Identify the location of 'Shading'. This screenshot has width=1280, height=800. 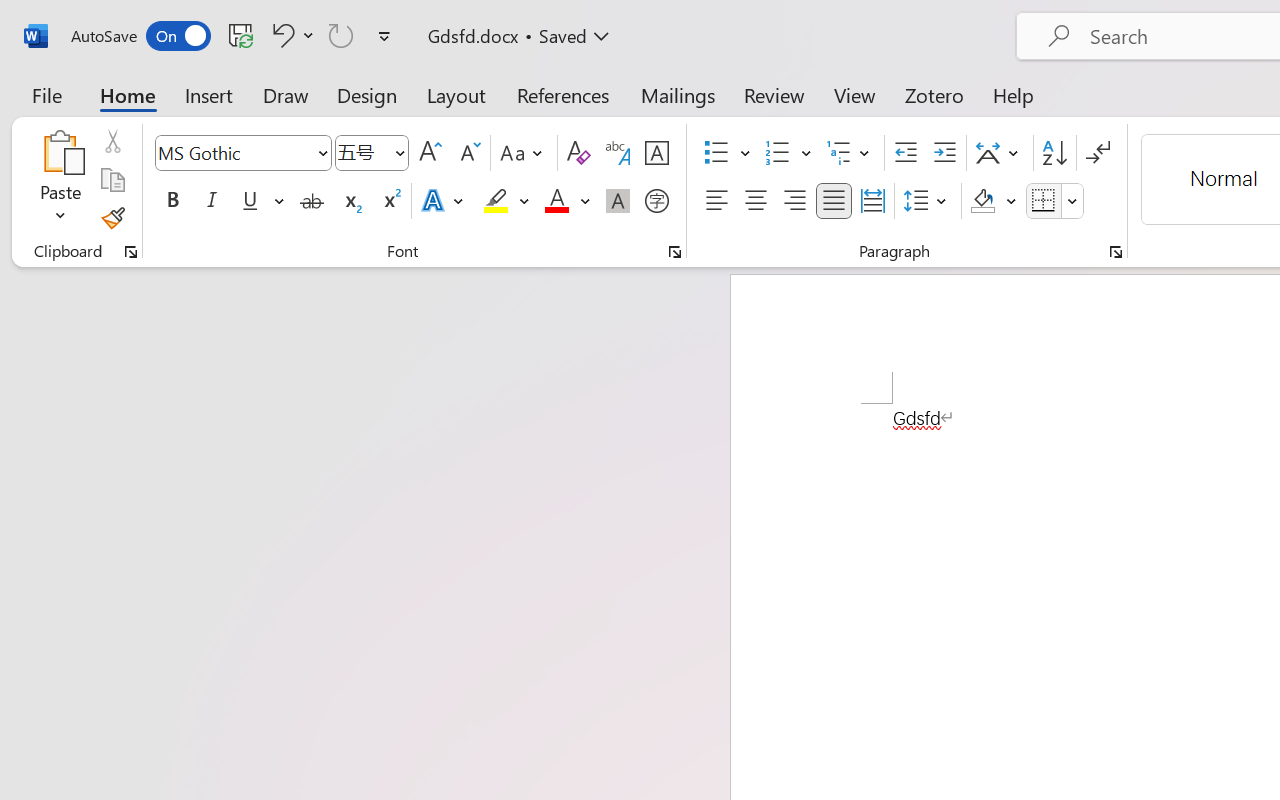
(993, 201).